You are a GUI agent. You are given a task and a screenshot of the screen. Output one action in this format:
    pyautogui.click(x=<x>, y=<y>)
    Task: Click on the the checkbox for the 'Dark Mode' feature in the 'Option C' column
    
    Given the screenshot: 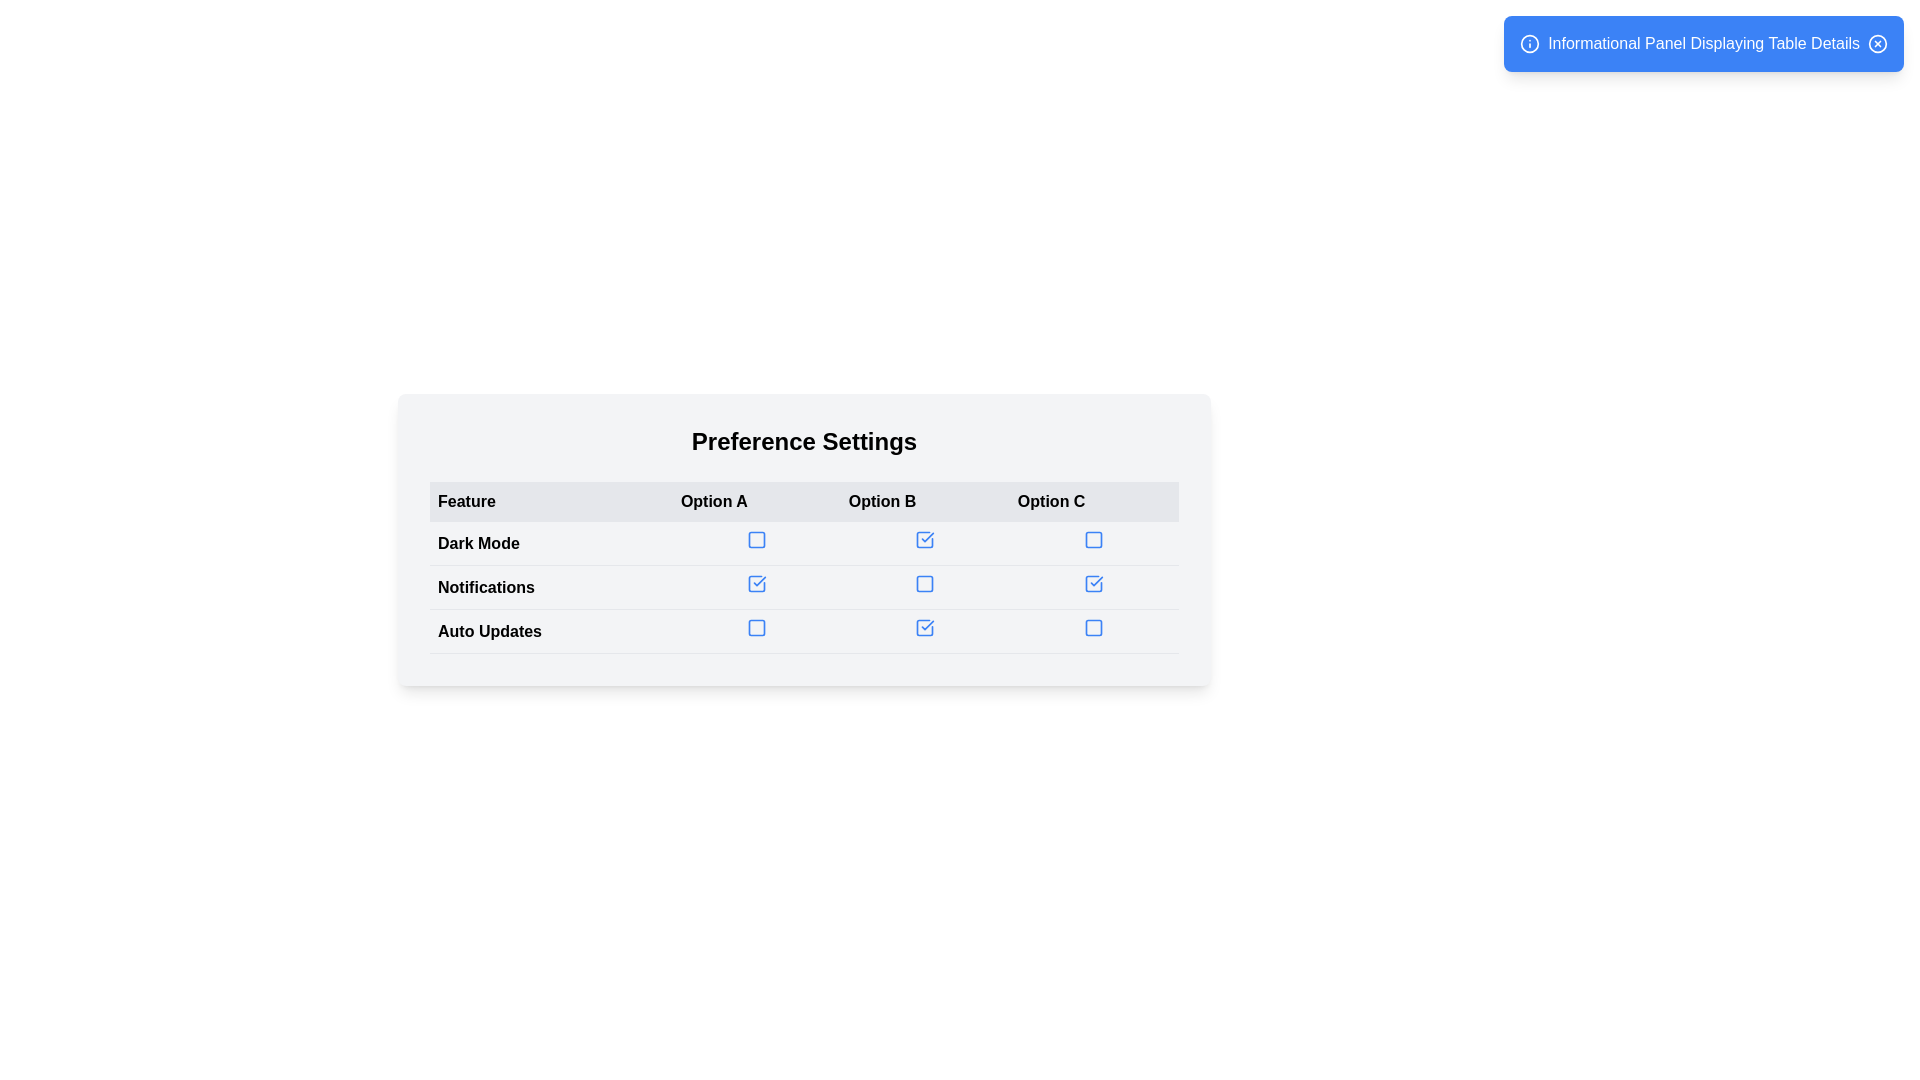 What is the action you would take?
    pyautogui.click(x=1093, y=540)
    